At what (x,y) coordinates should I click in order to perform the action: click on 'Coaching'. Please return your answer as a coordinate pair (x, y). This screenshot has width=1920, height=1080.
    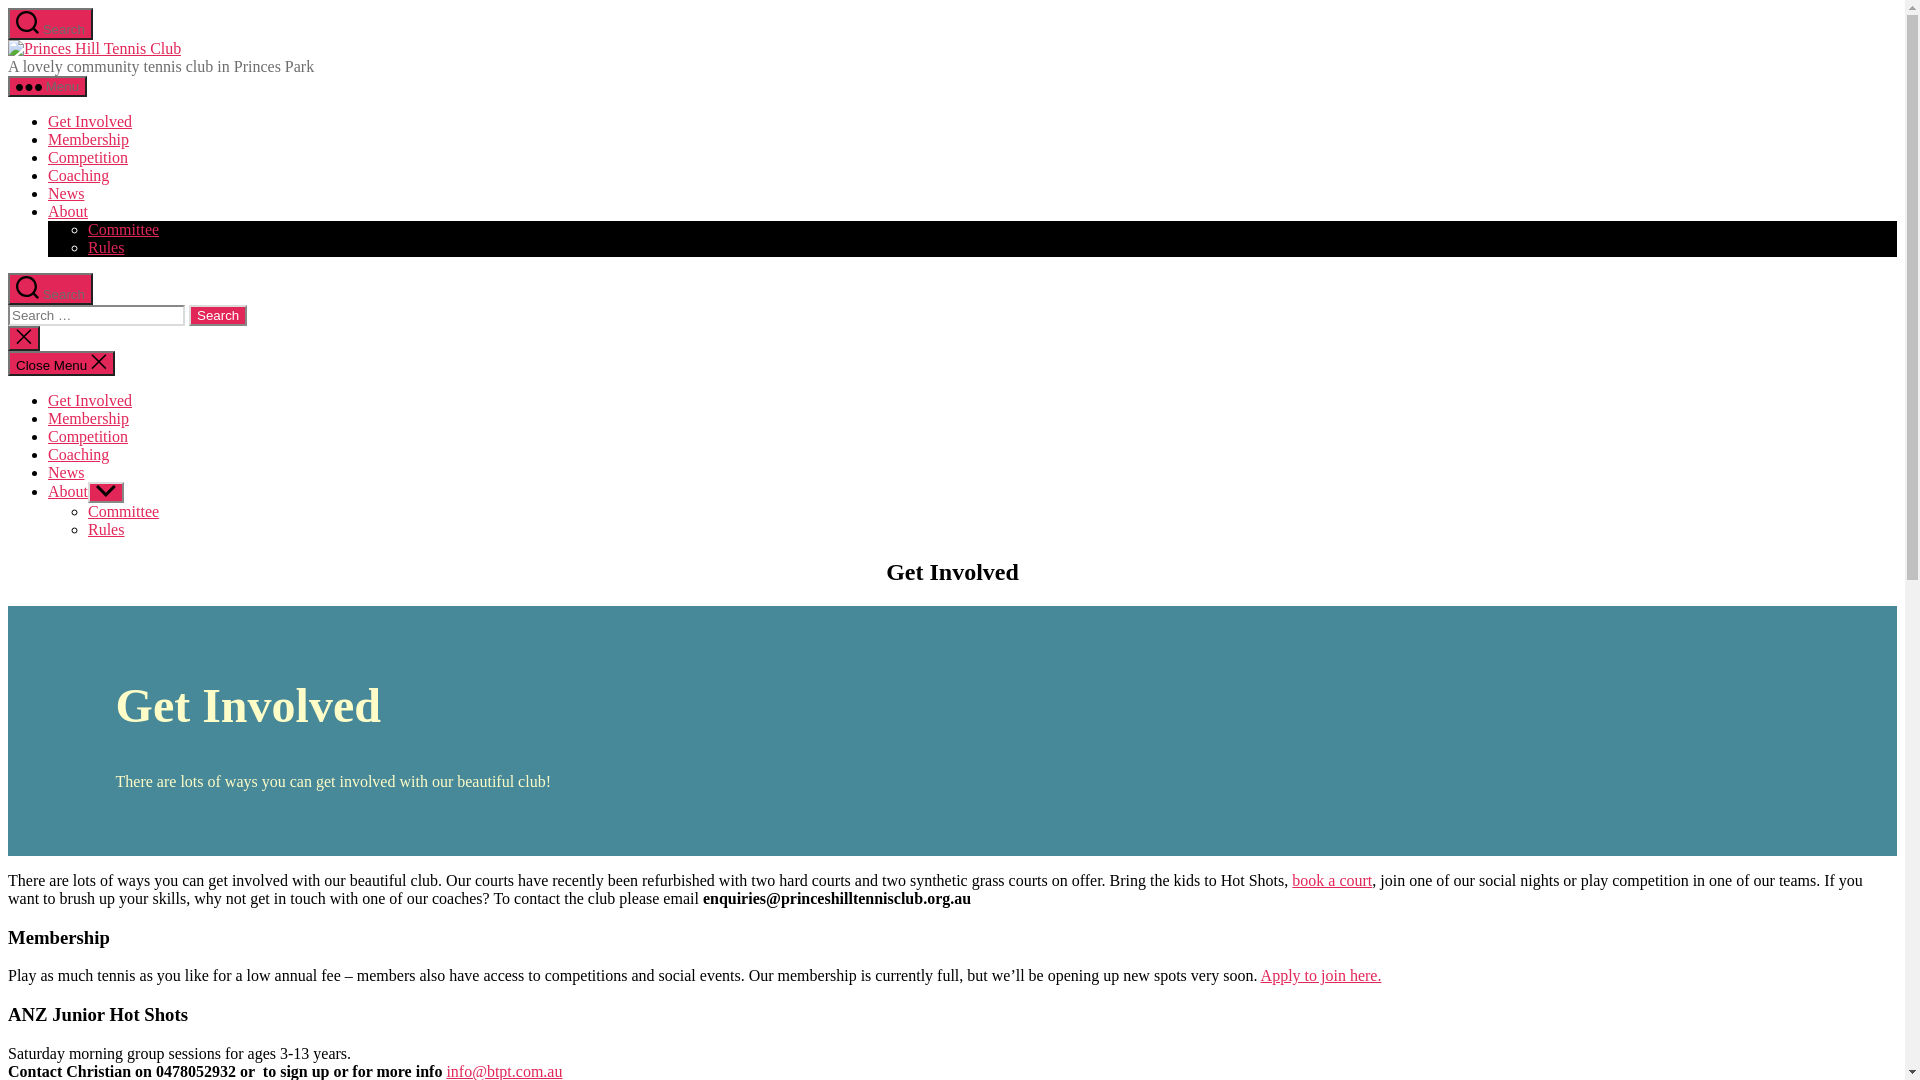
    Looking at the image, I should click on (78, 454).